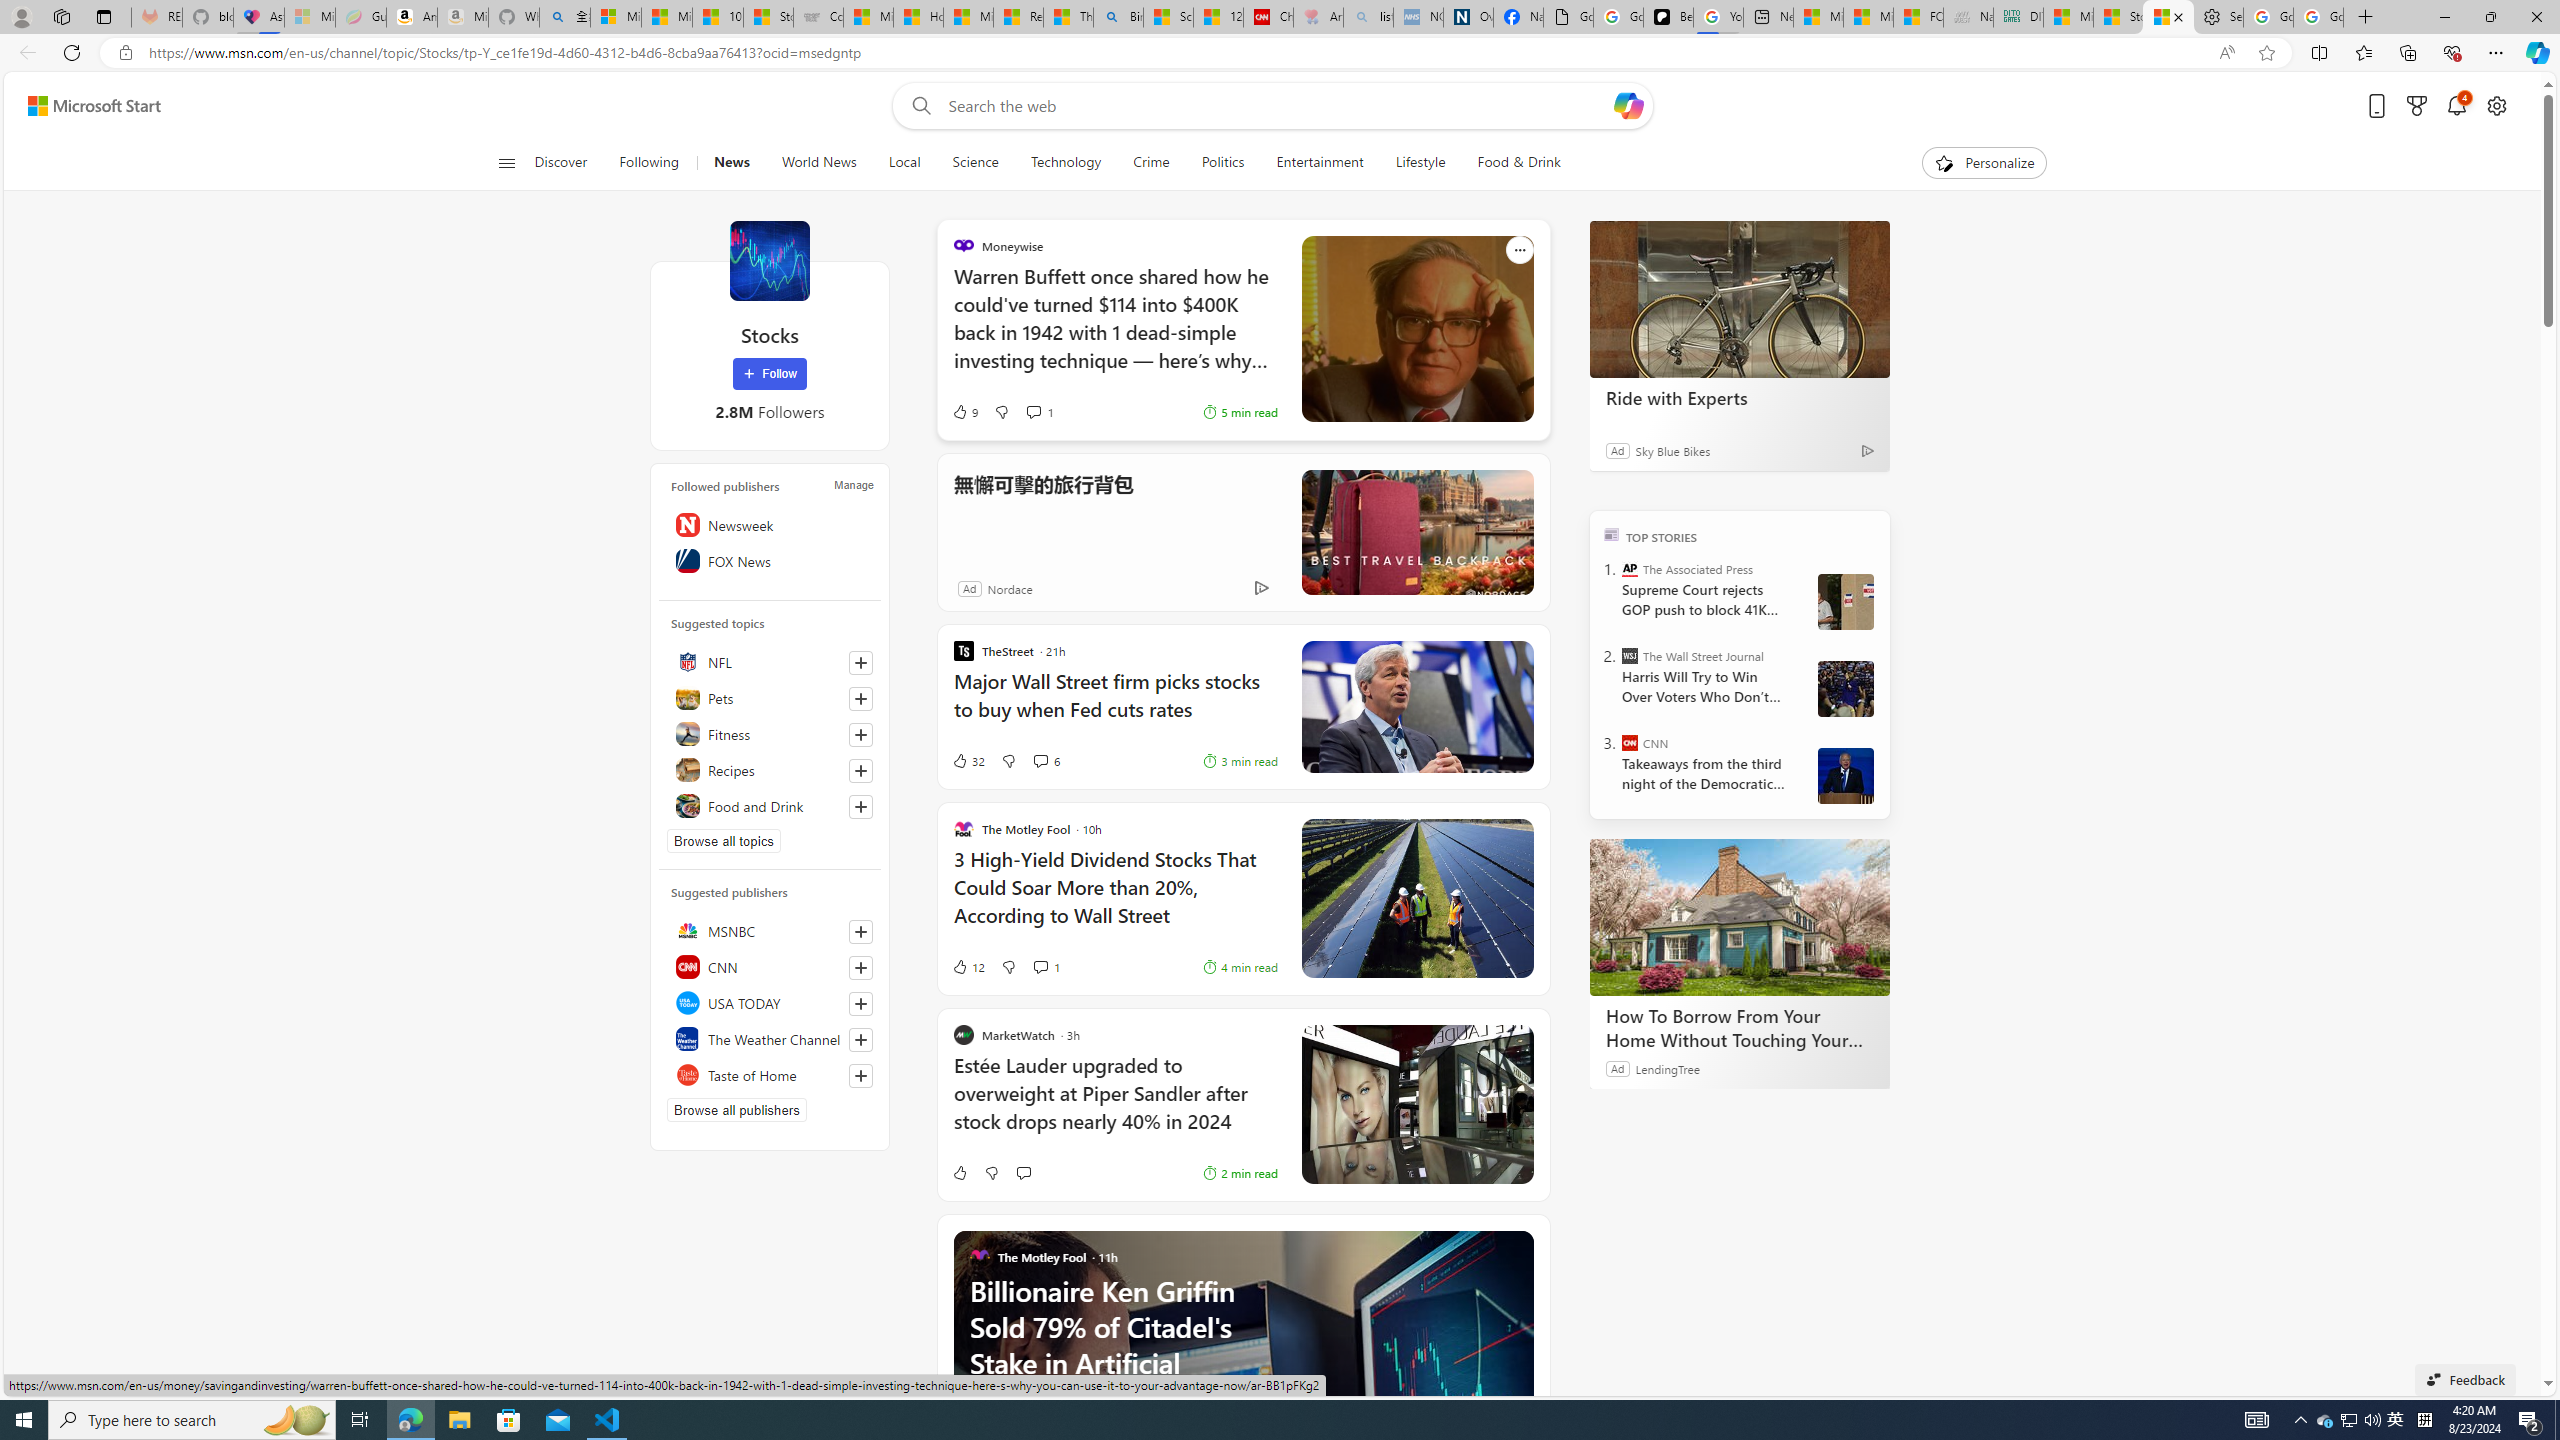 The height and width of the screenshot is (1440, 2560). What do you see at coordinates (1261, 587) in the screenshot?
I see `'Ad Choice'` at bounding box center [1261, 587].